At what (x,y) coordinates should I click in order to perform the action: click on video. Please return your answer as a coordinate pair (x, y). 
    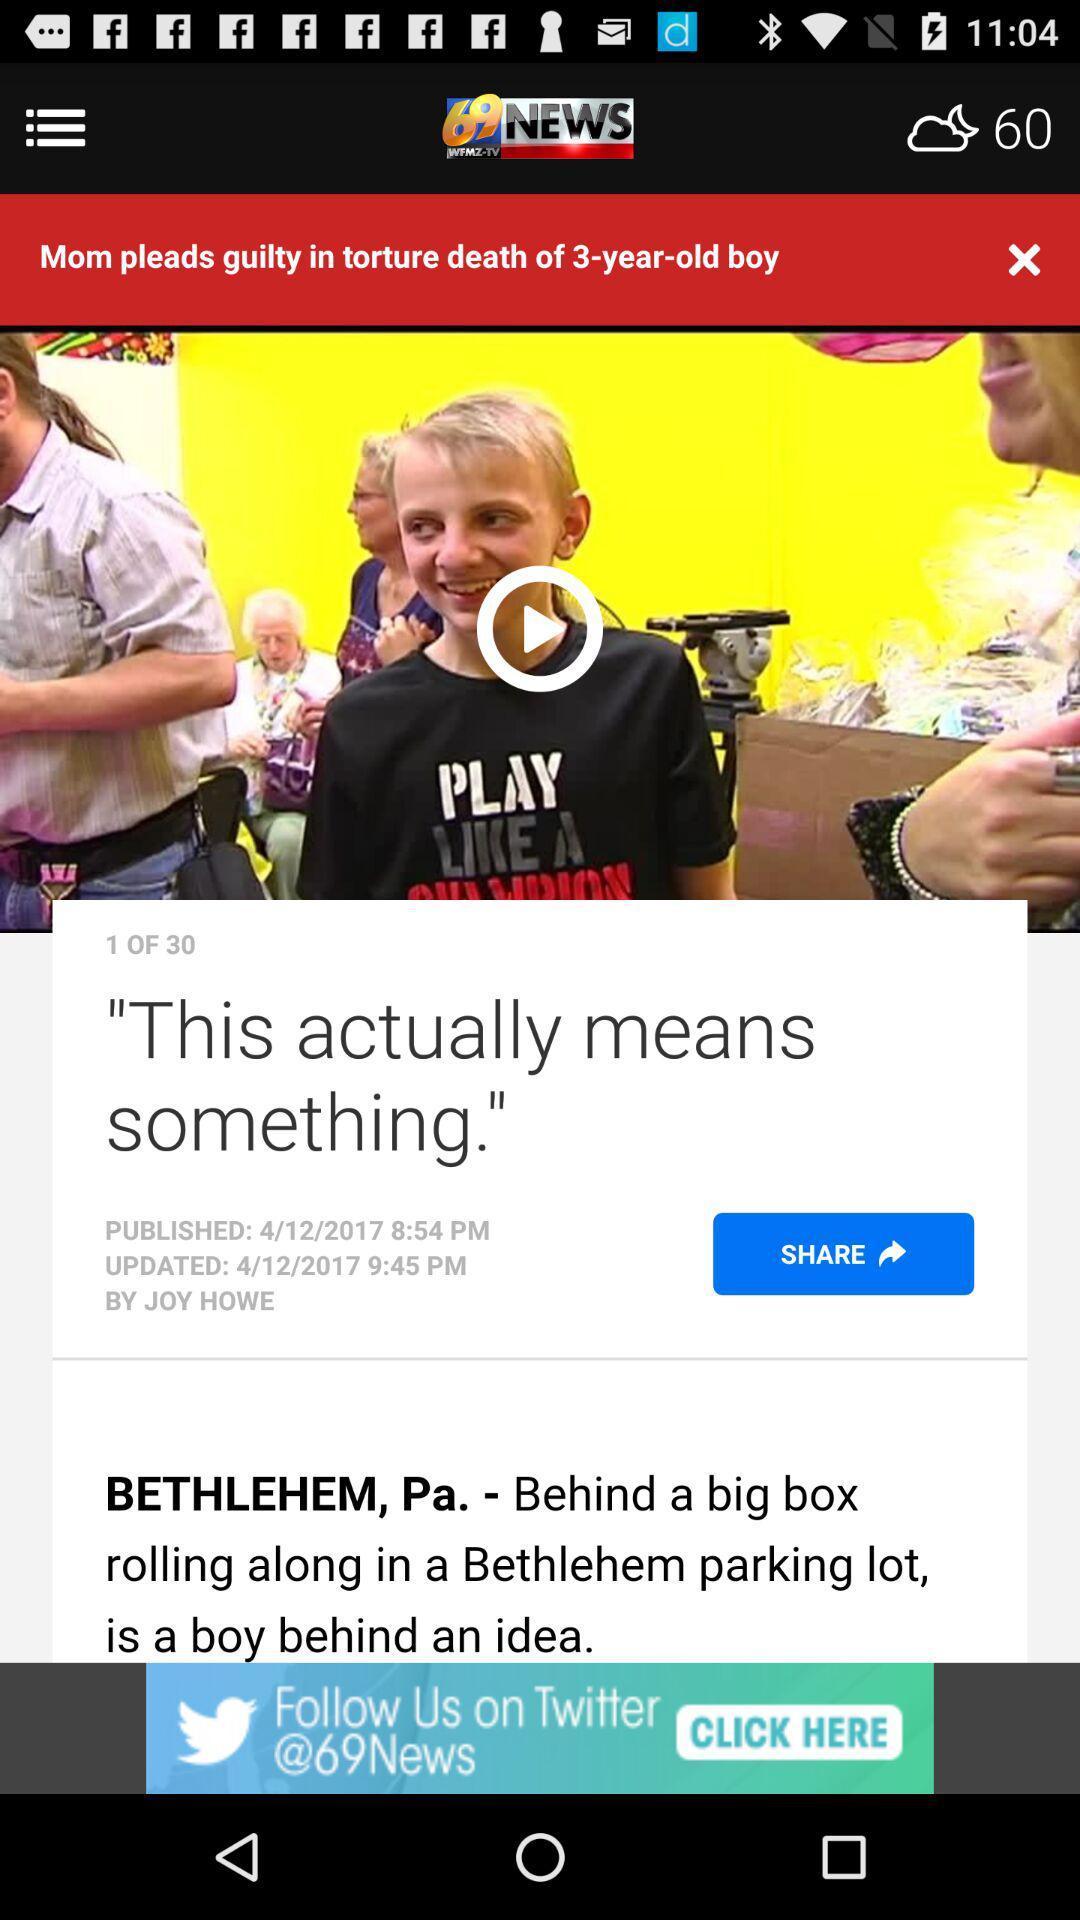
    Looking at the image, I should click on (540, 624).